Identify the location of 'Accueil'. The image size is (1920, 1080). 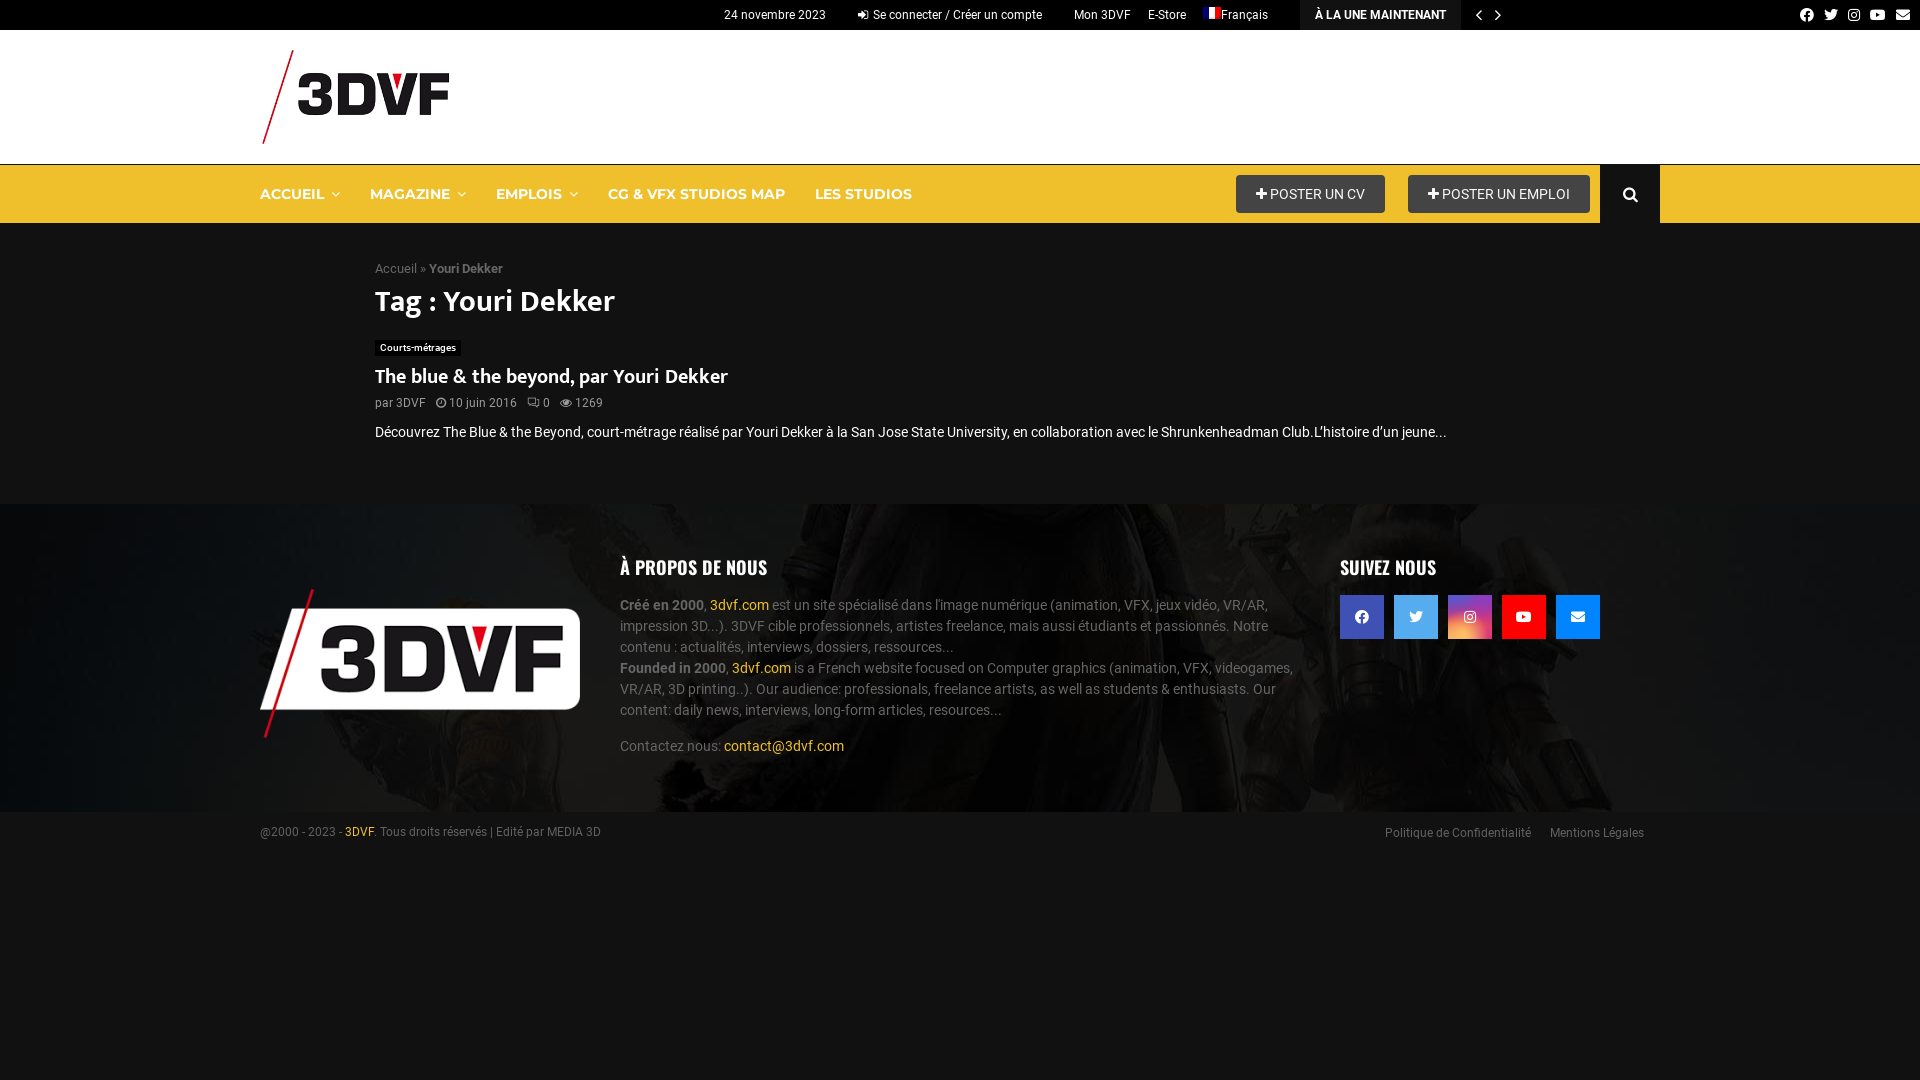
(395, 266).